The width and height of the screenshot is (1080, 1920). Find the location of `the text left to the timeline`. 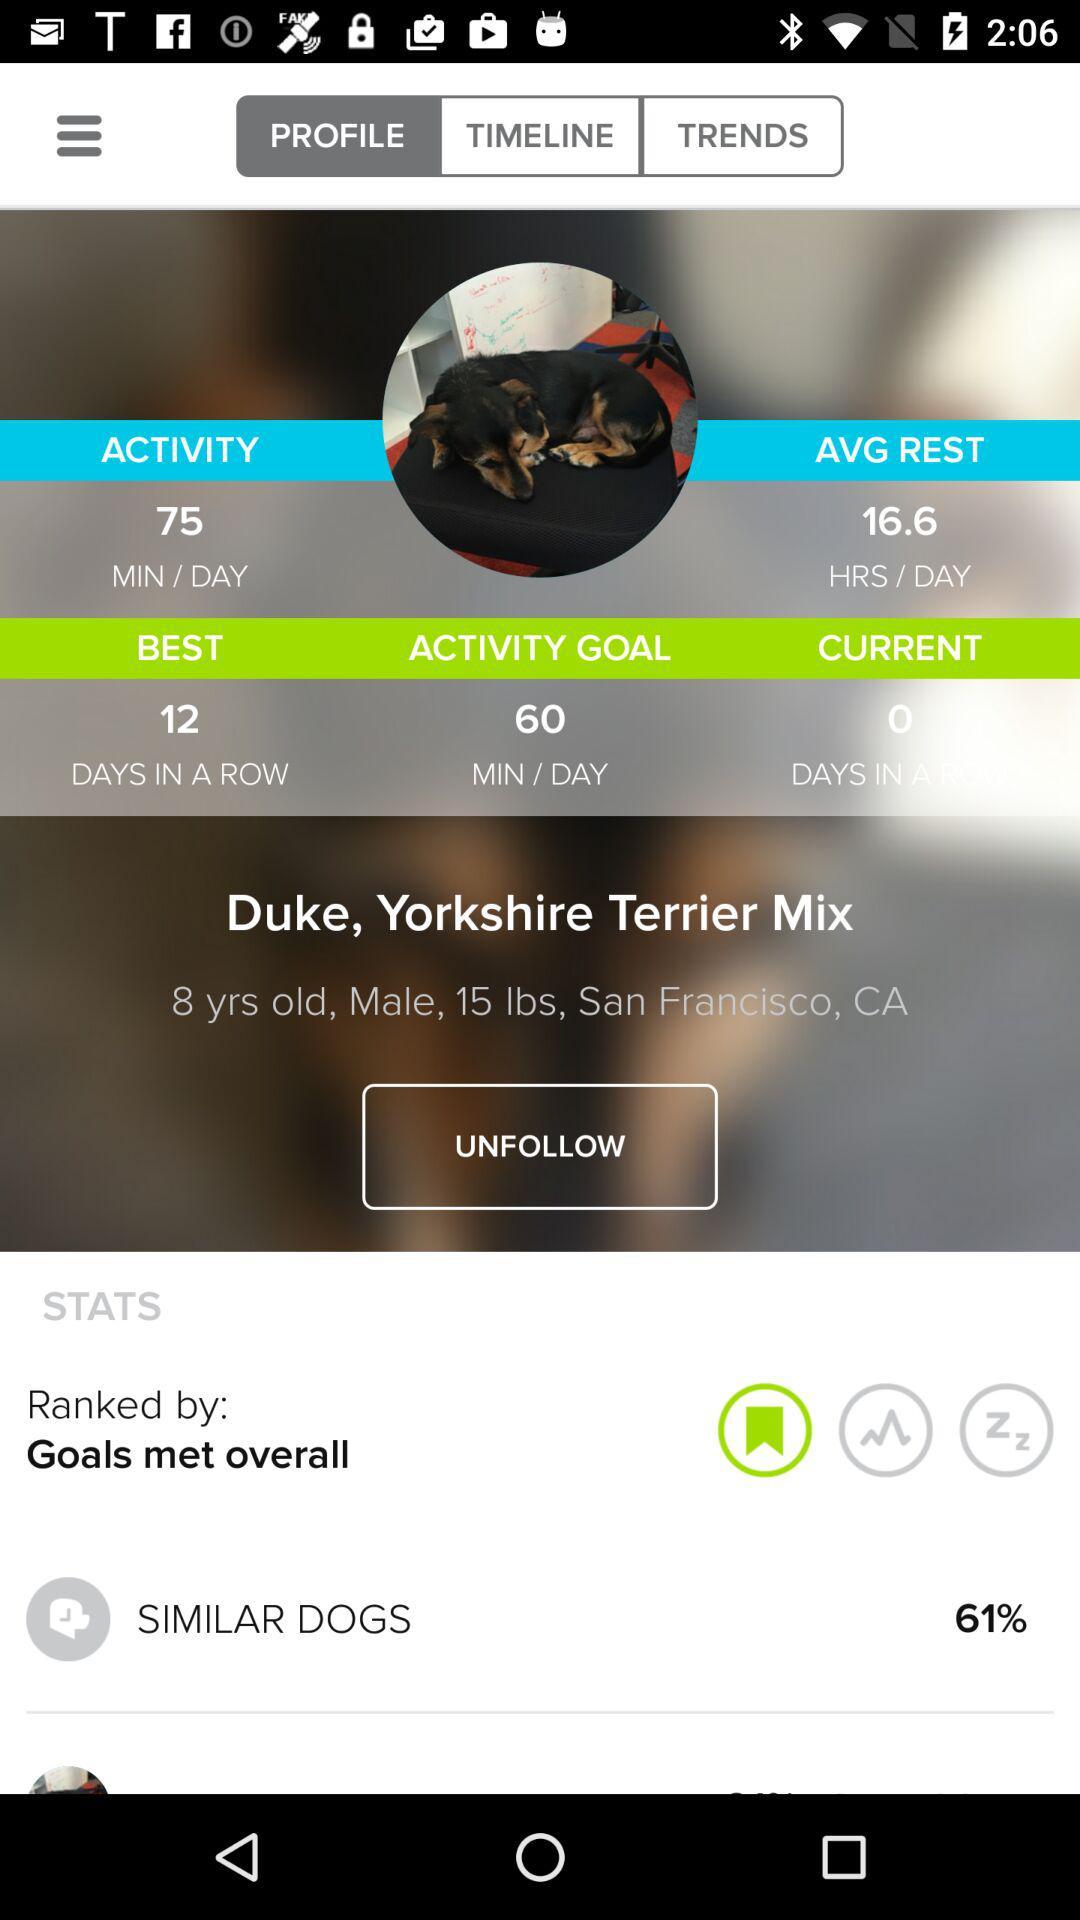

the text left to the timeline is located at coordinates (336, 134).